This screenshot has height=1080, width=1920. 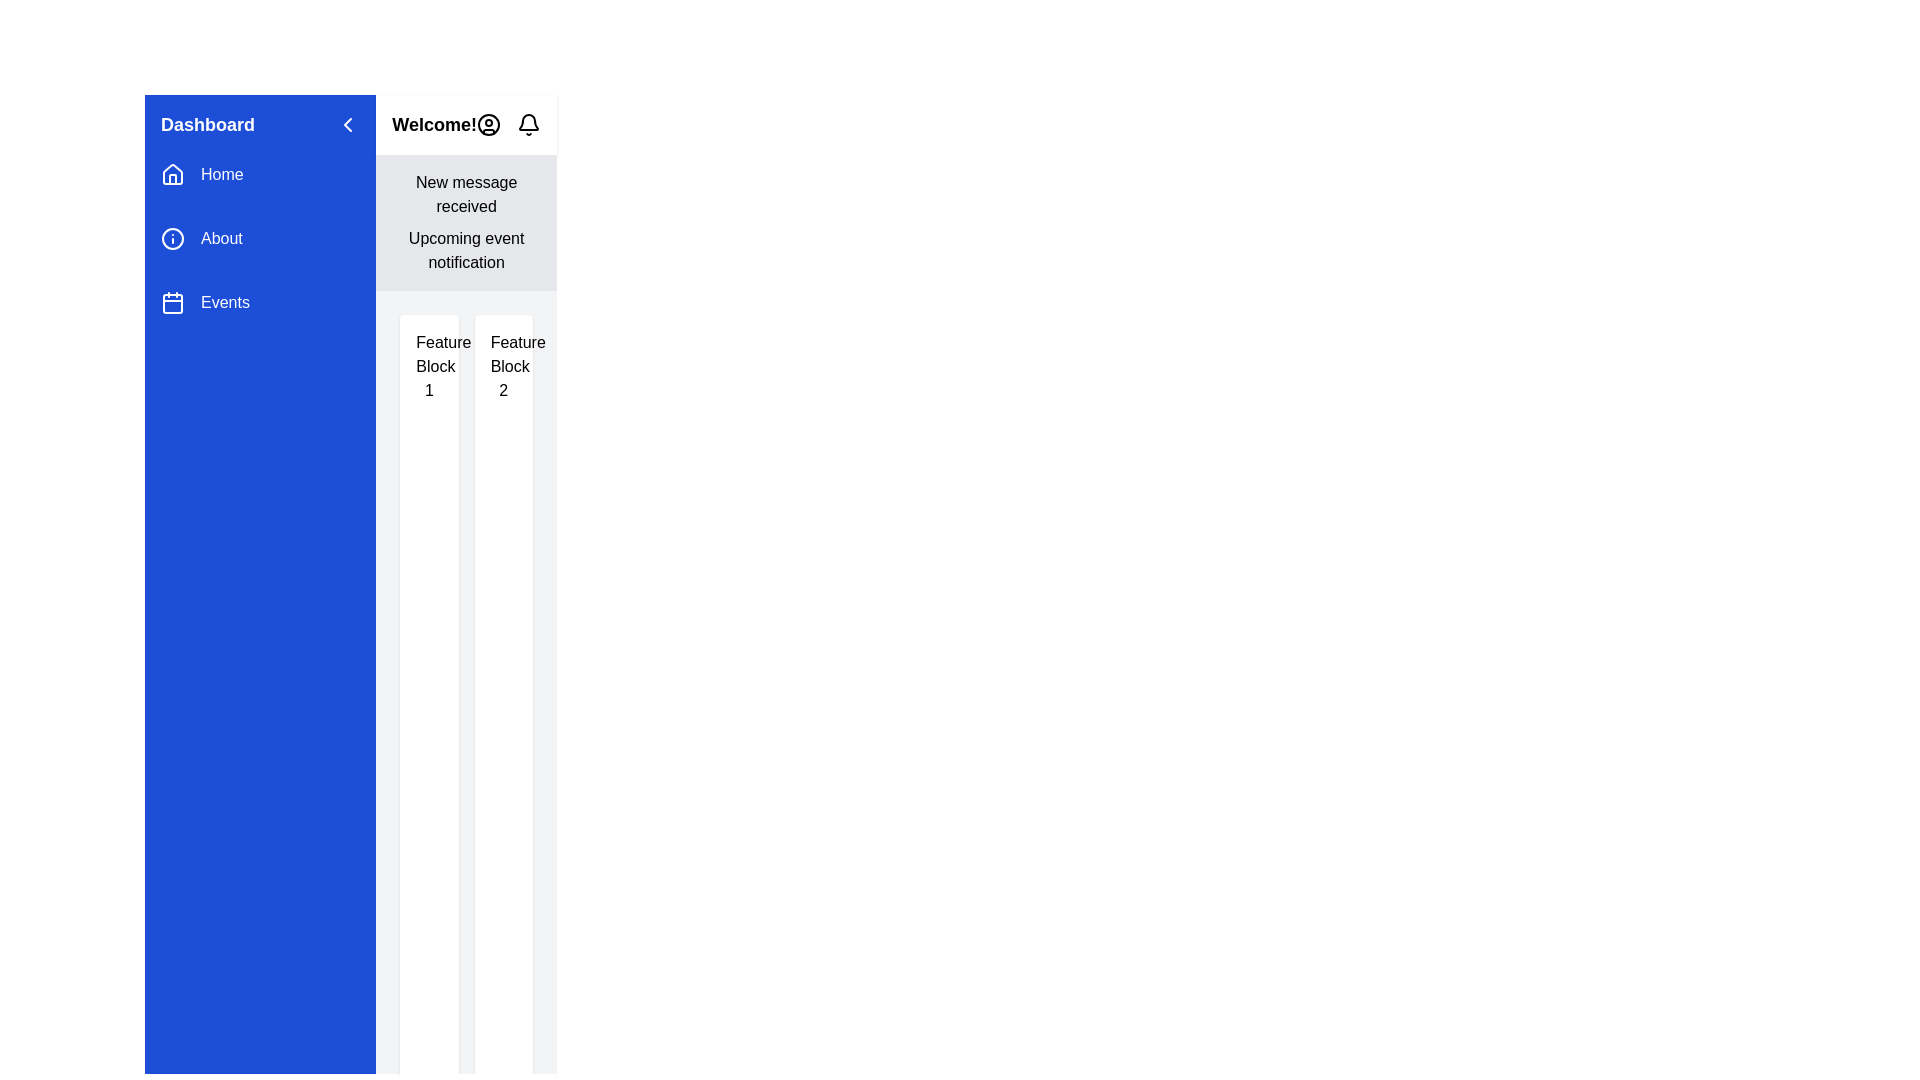 I want to click on the greeting text label located in the top-right section of the main content area, which serves as the entry point of the interface, so click(x=433, y=124).